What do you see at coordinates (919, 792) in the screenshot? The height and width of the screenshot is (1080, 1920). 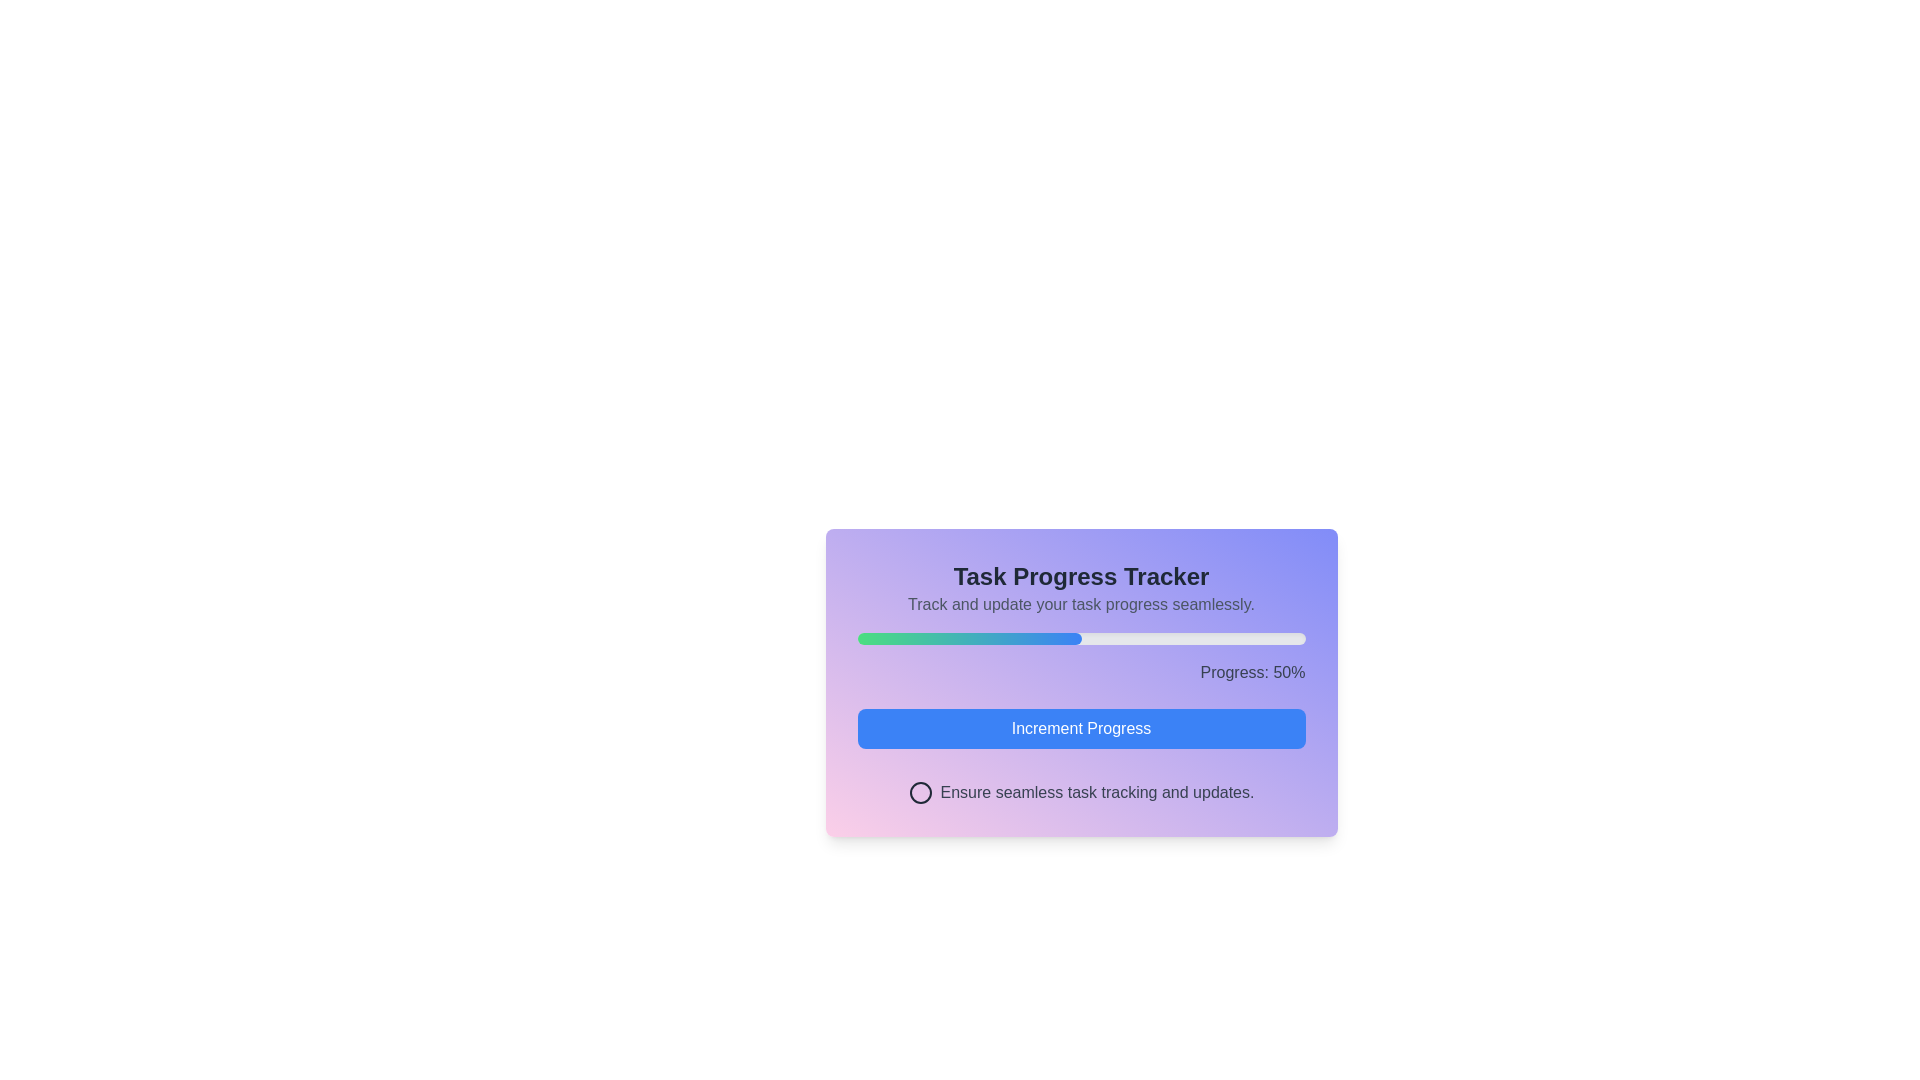 I see `the SVG-based graphical icon that precedes the text 'Ensure seamless task tracking and updates.'` at bounding box center [919, 792].